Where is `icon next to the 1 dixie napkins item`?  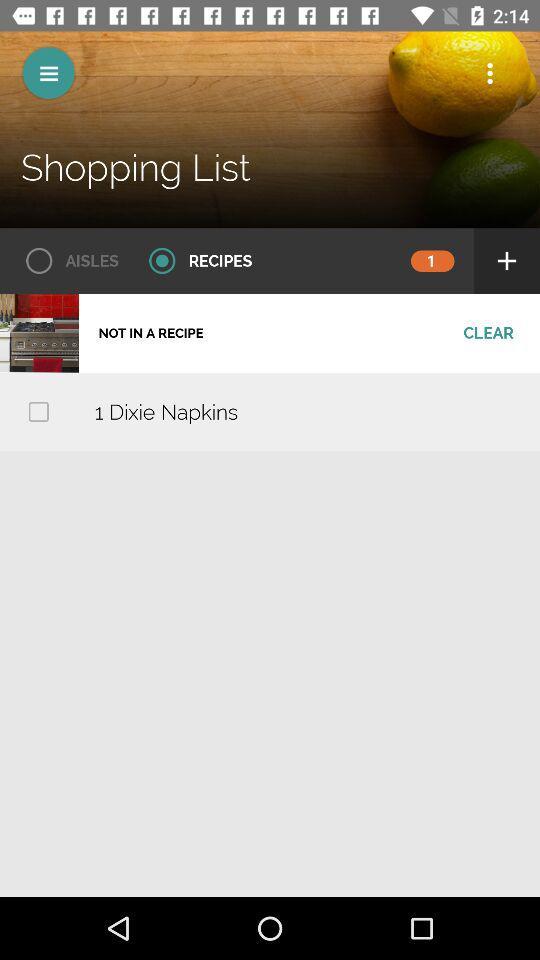 icon next to the 1 dixie napkins item is located at coordinates (38, 410).